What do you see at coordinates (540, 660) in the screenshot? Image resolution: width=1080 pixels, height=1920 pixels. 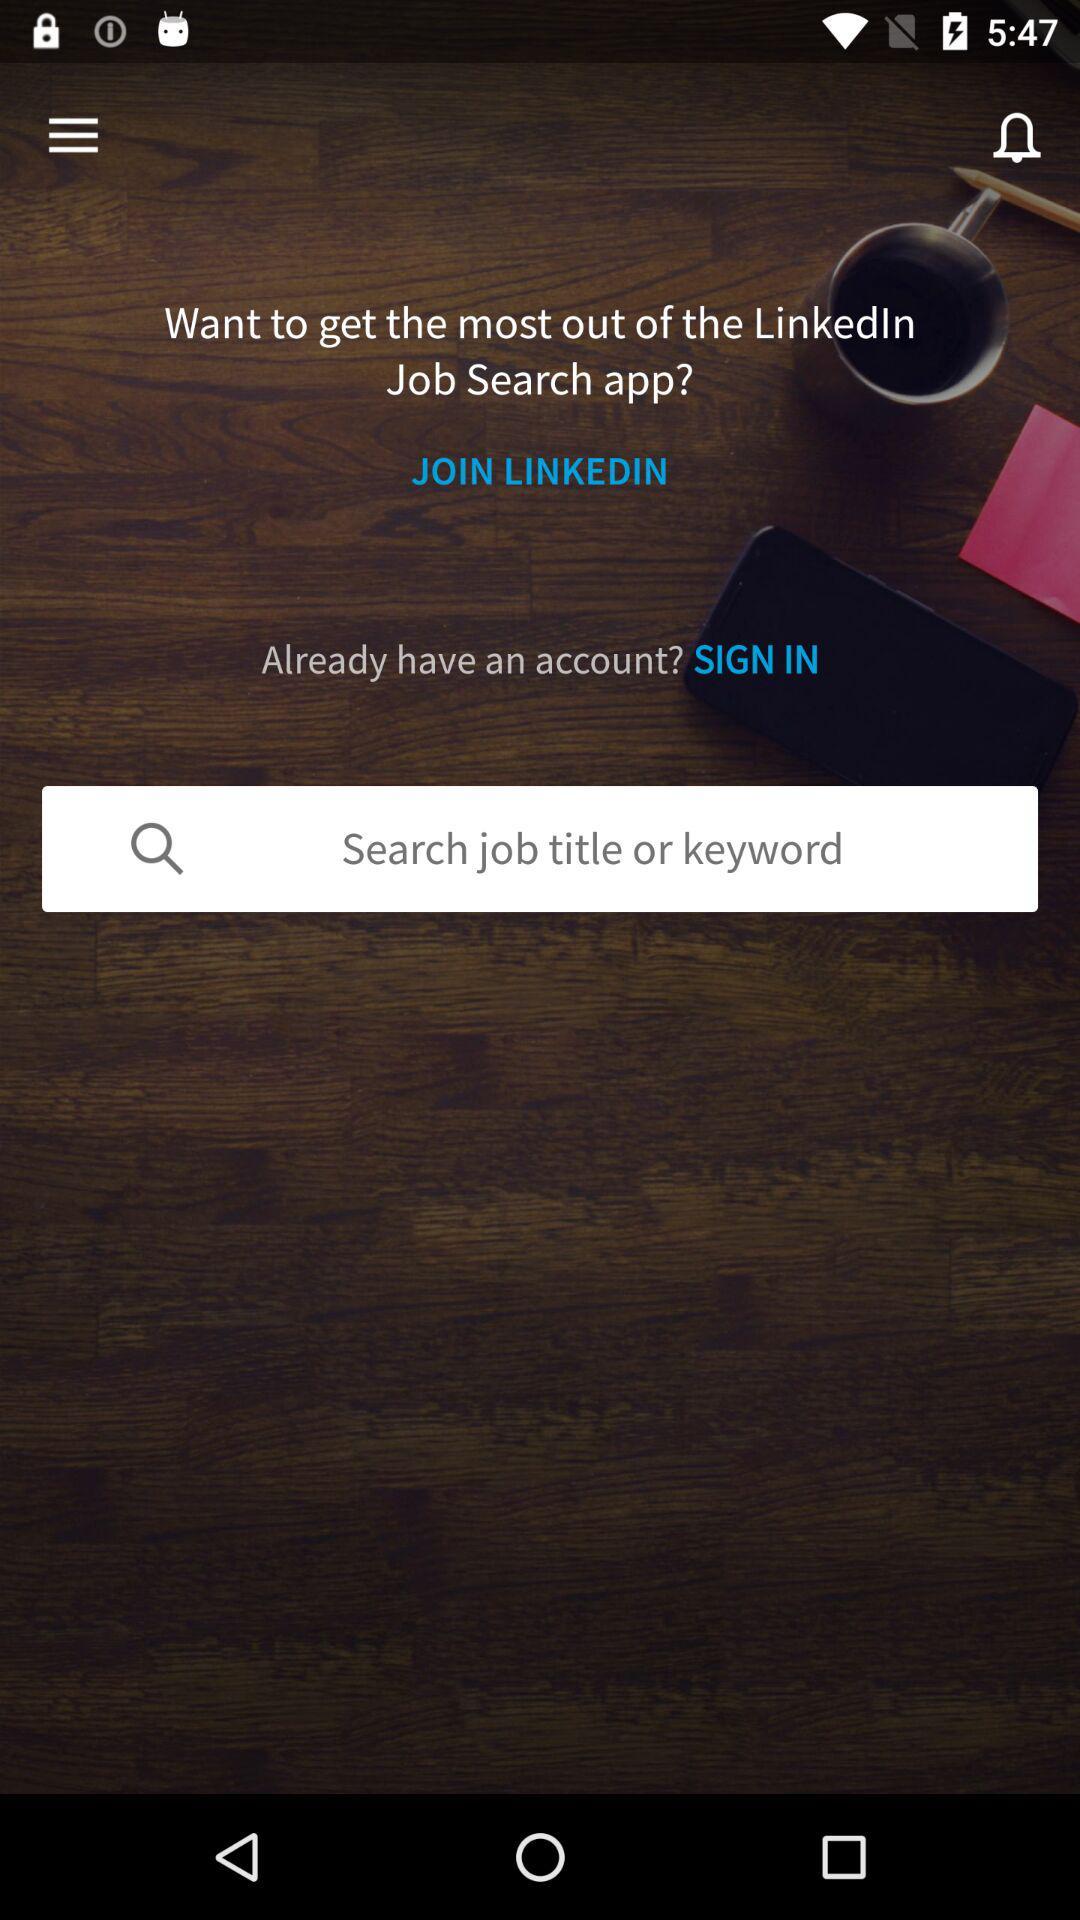 I see `the item below the join linkedin` at bounding box center [540, 660].